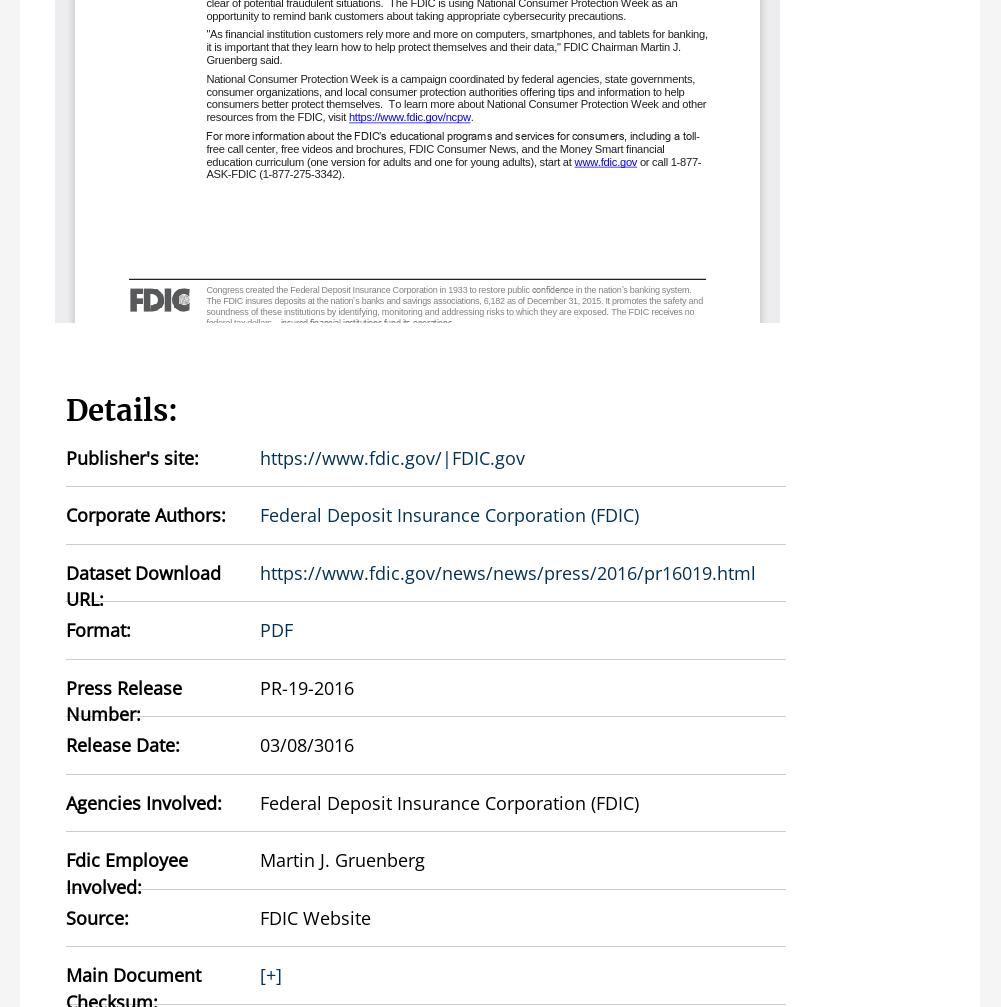 The height and width of the screenshot is (1007, 1001). I want to click on 'PR-19-2016', so click(307, 685).